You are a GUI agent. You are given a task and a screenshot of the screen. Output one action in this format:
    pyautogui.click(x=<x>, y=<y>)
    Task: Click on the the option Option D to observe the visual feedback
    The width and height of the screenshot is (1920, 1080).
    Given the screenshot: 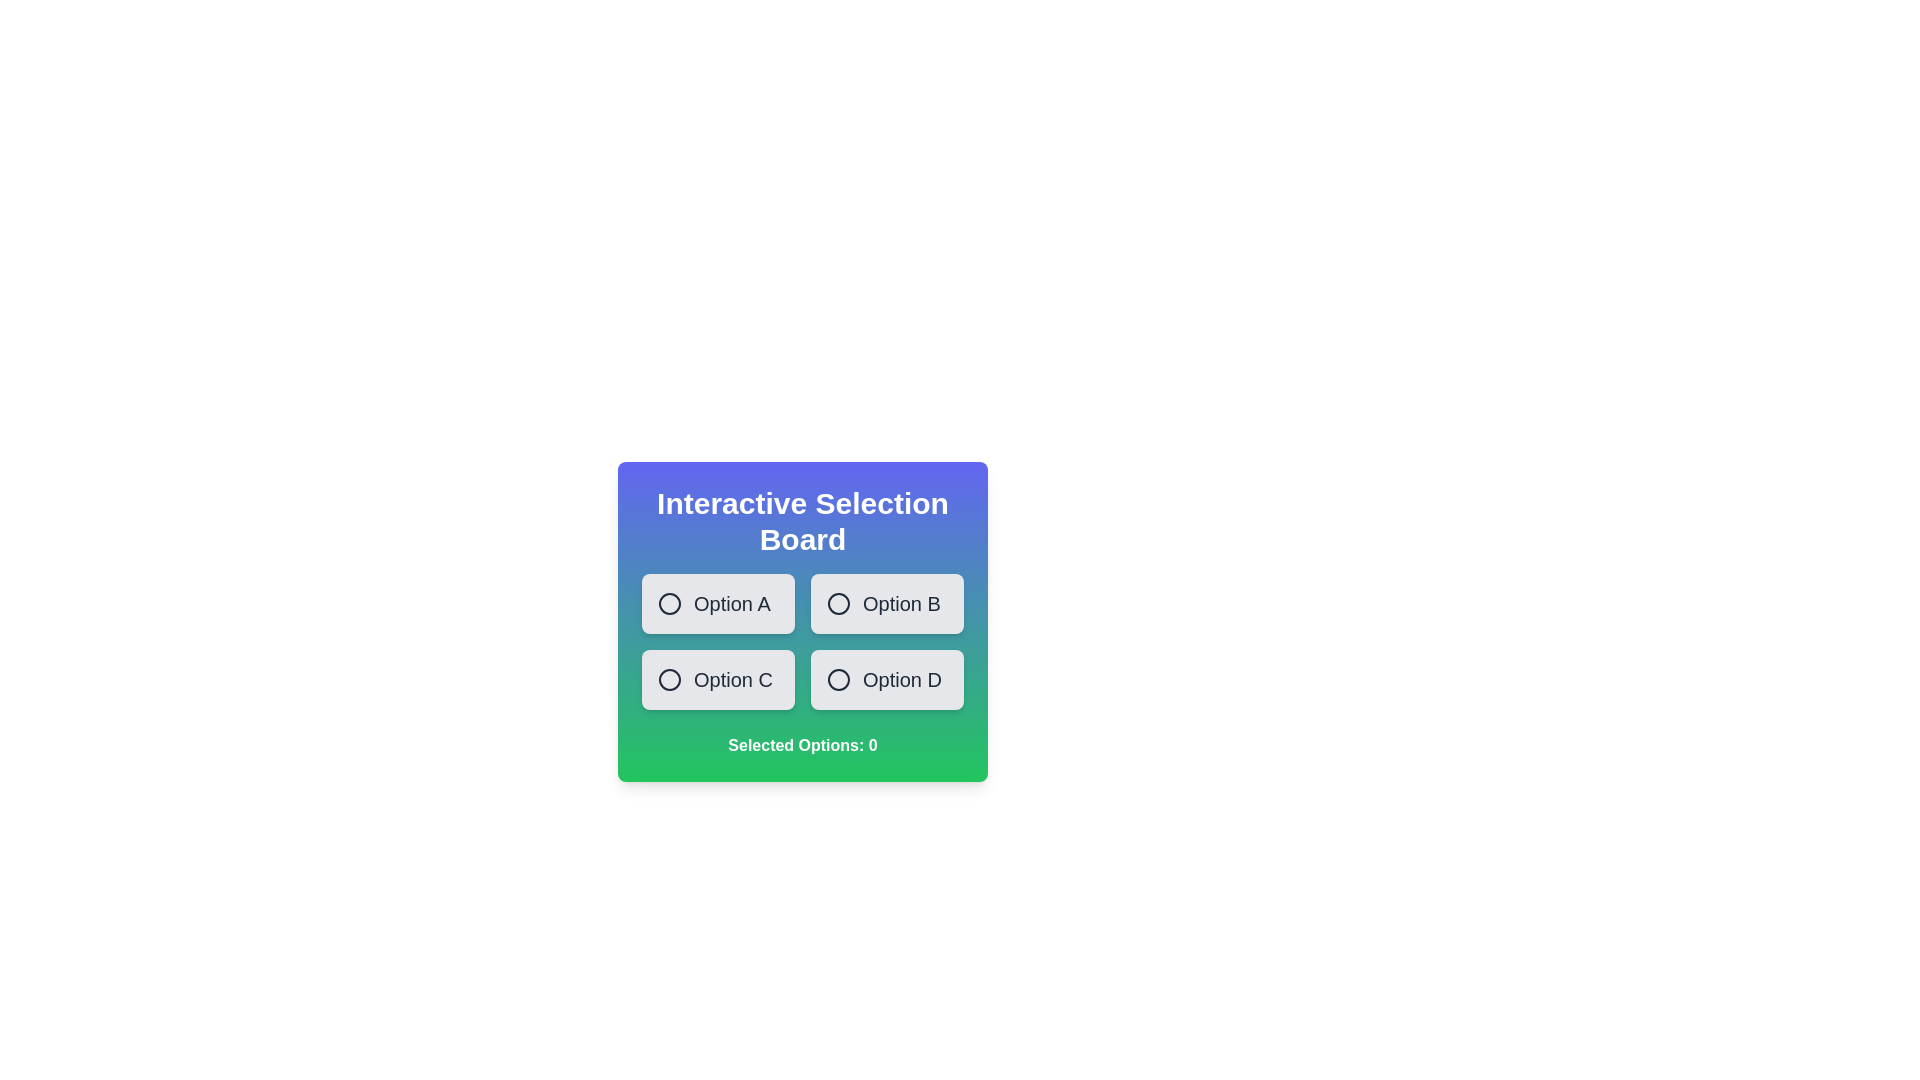 What is the action you would take?
    pyautogui.click(x=886, y=678)
    